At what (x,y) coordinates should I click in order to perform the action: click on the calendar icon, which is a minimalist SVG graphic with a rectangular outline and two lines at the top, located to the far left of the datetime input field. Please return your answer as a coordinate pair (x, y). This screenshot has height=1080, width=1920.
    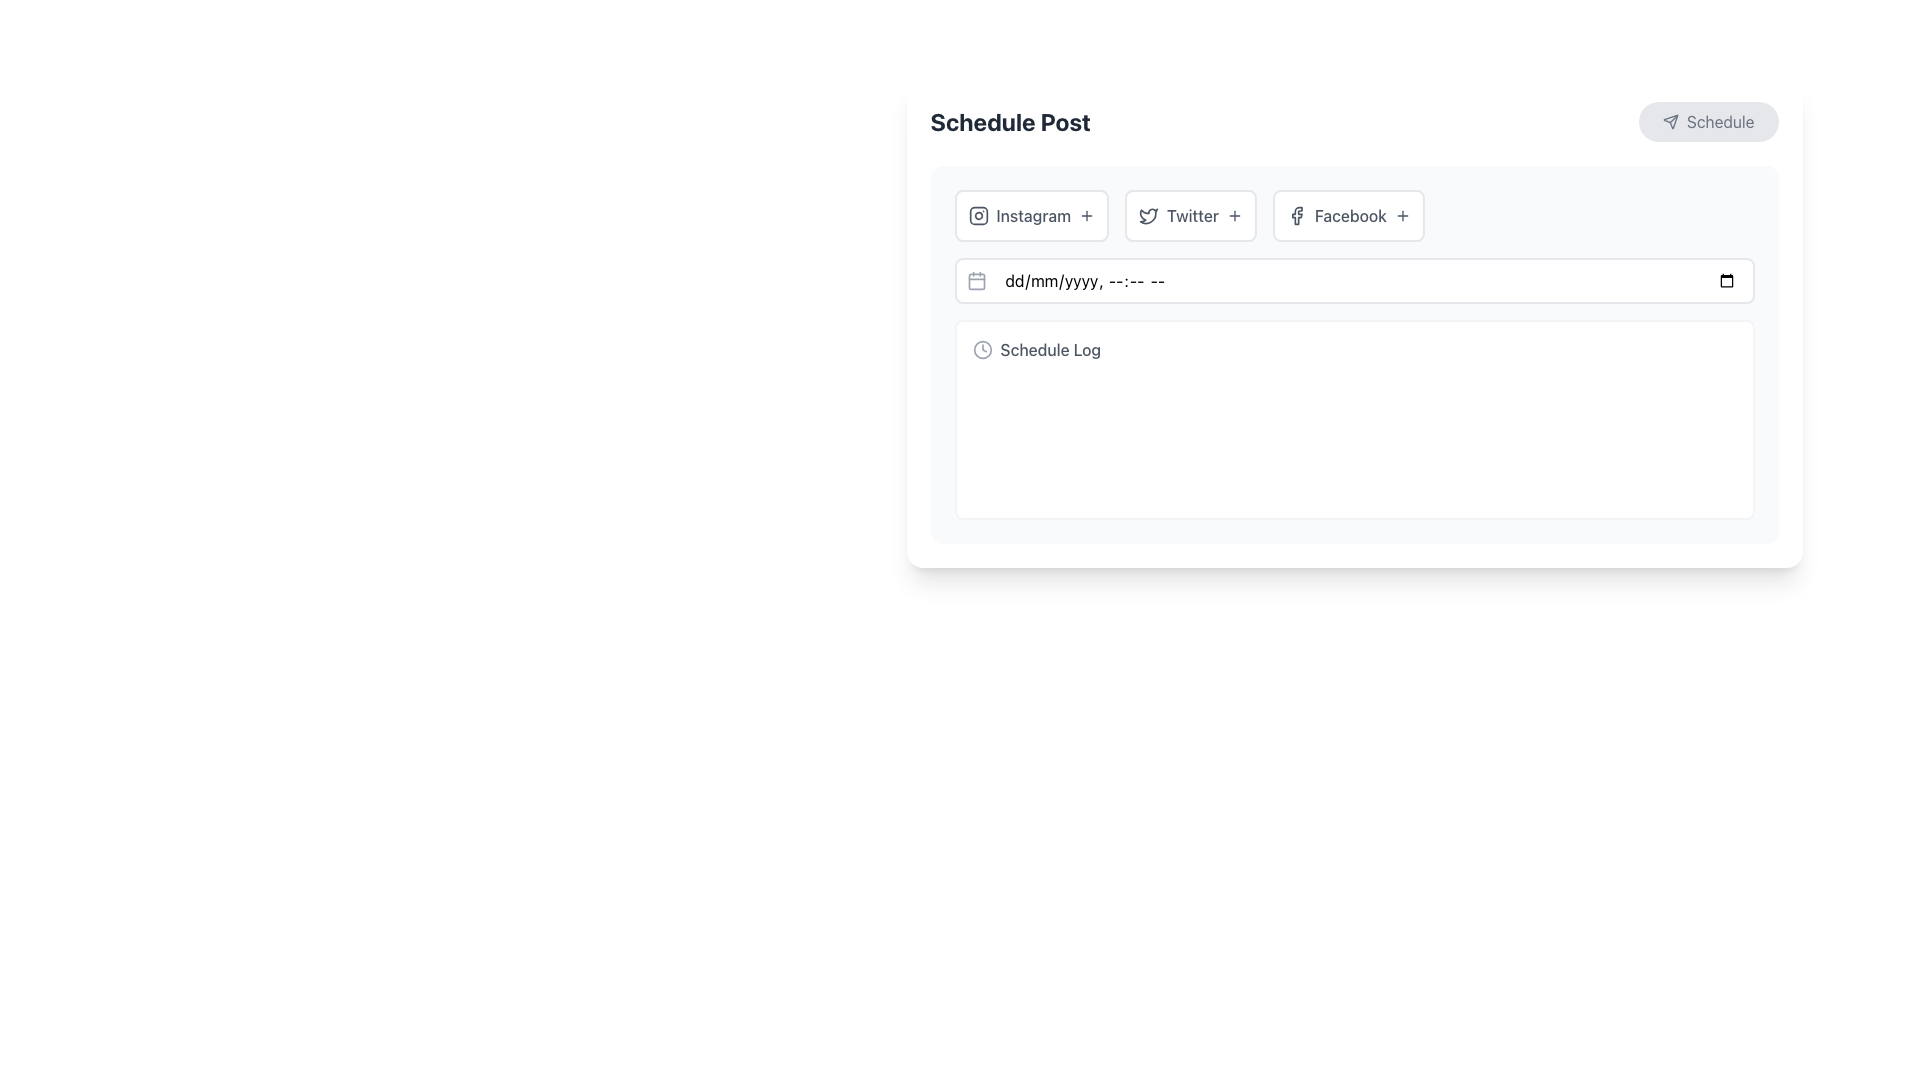
    Looking at the image, I should click on (976, 281).